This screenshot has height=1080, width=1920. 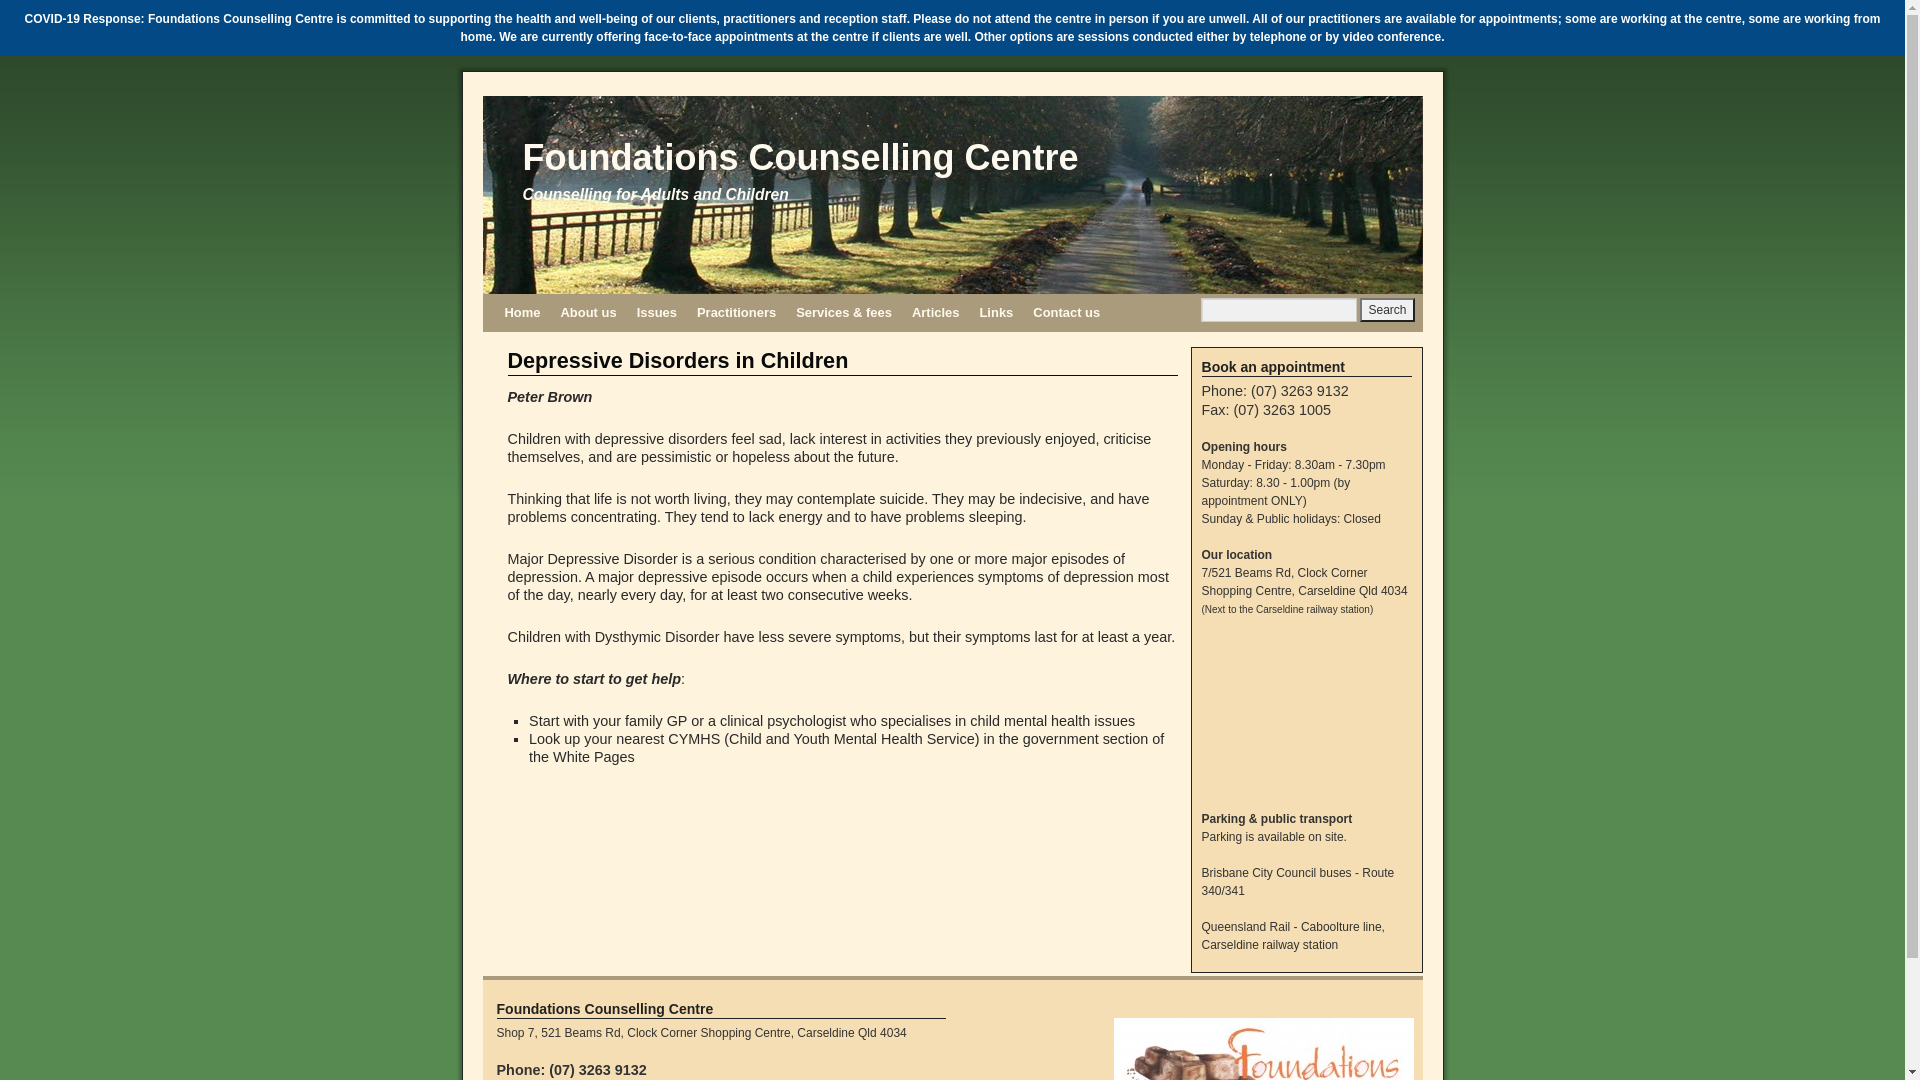 I want to click on 'Contact us', so click(x=1065, y=312).